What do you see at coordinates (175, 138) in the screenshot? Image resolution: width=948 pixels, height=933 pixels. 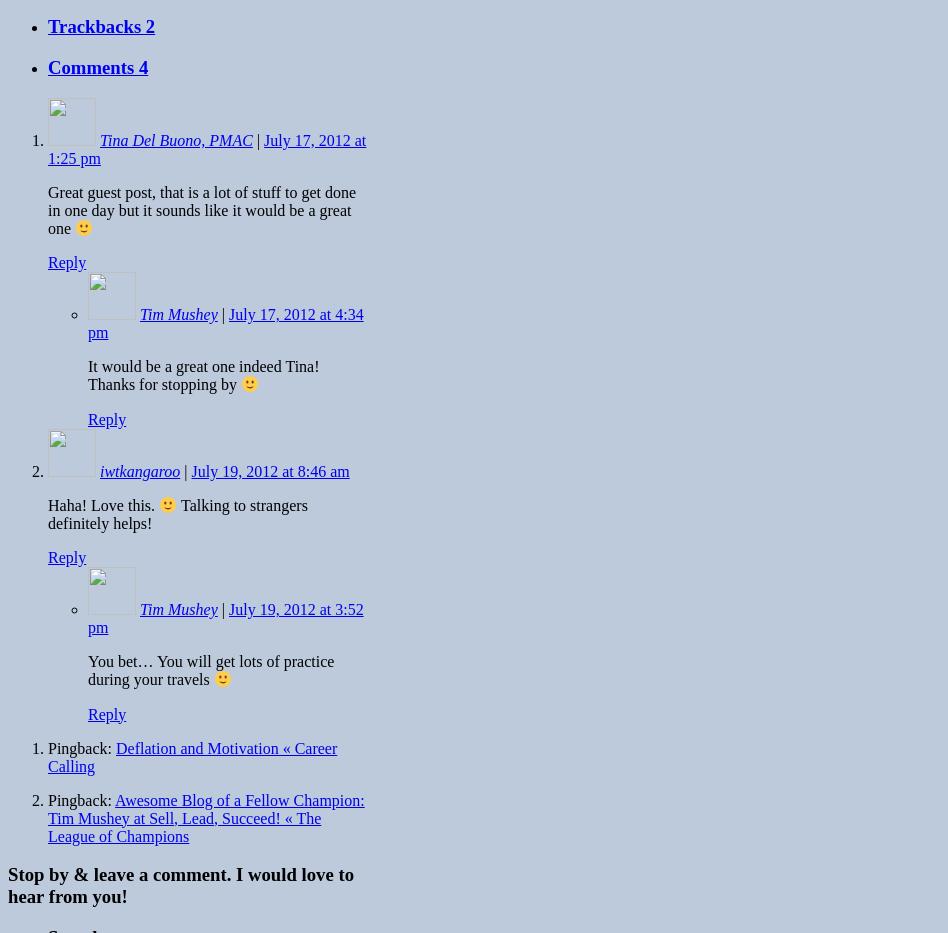 I see `'Tina Del Buono, PMAC'` at bounding box center [175, 138].